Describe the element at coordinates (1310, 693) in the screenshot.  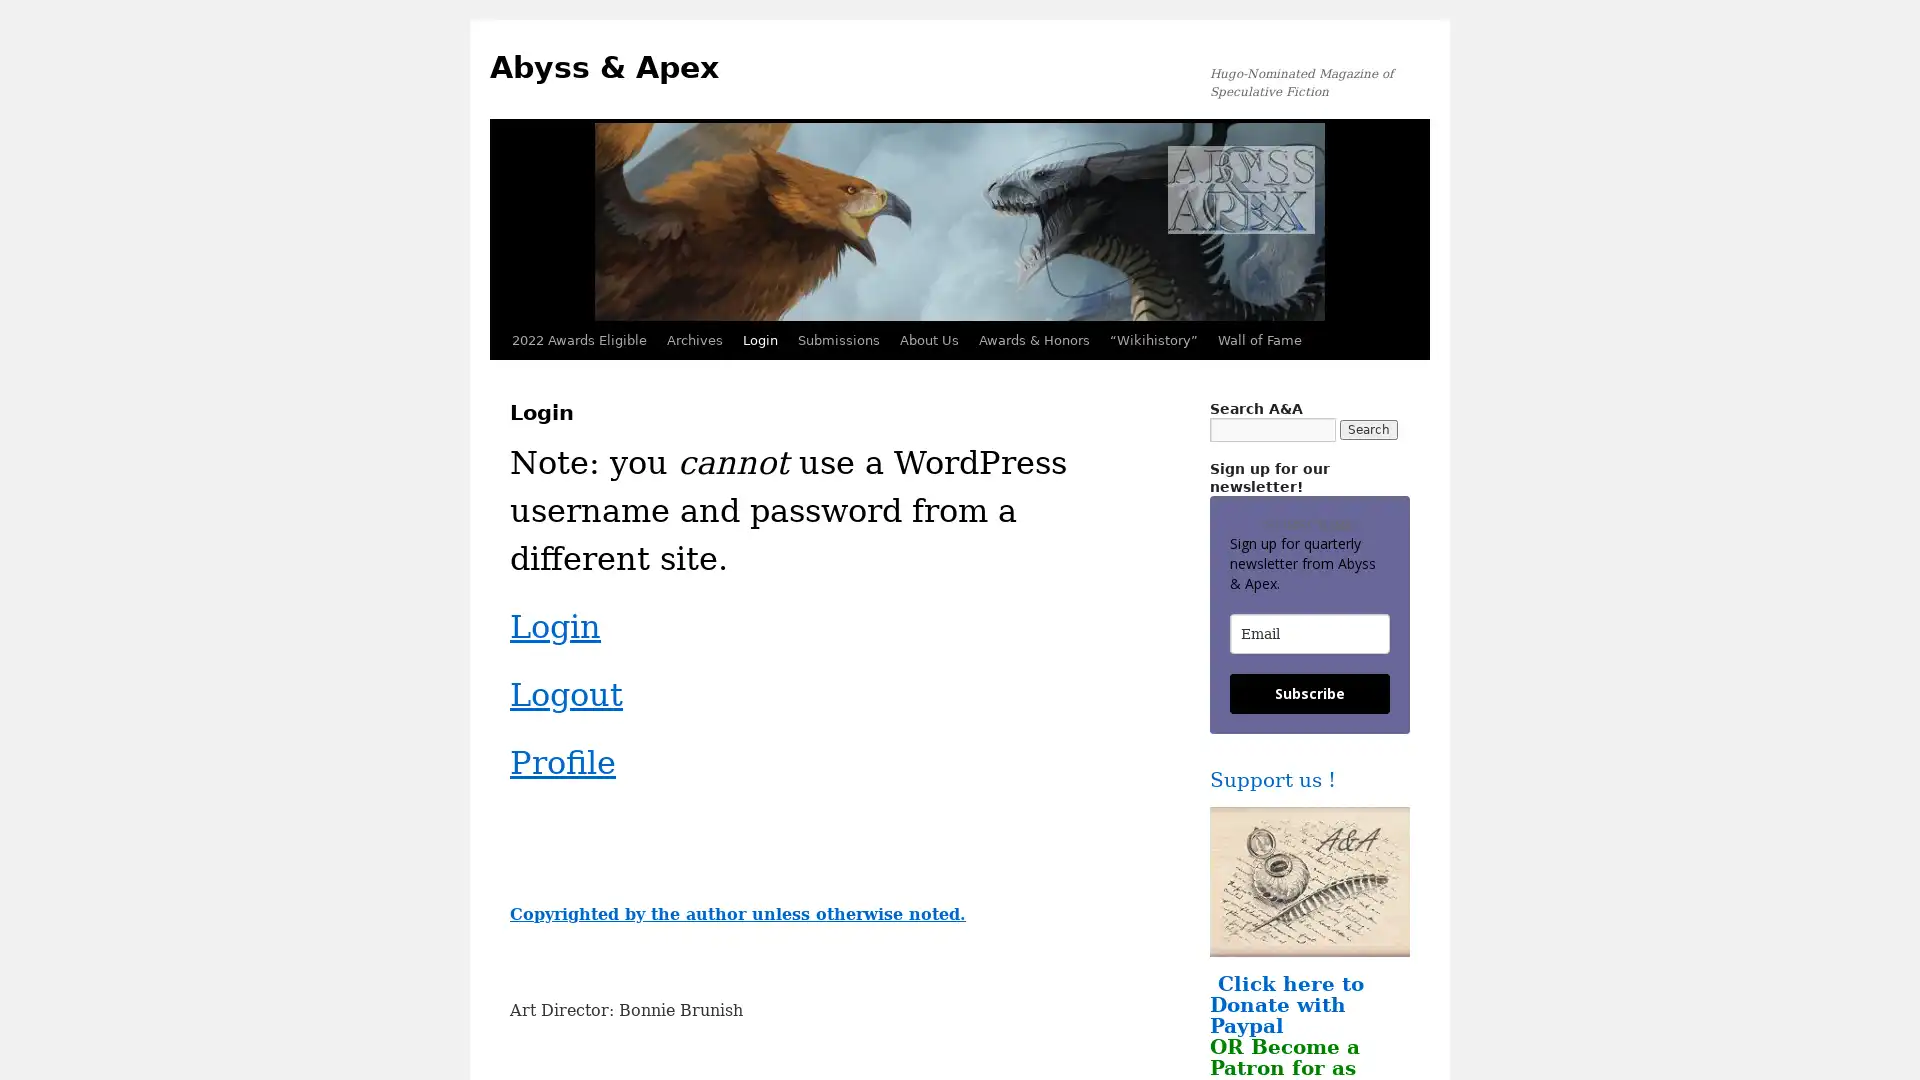
I see `Subscribe` at that location.